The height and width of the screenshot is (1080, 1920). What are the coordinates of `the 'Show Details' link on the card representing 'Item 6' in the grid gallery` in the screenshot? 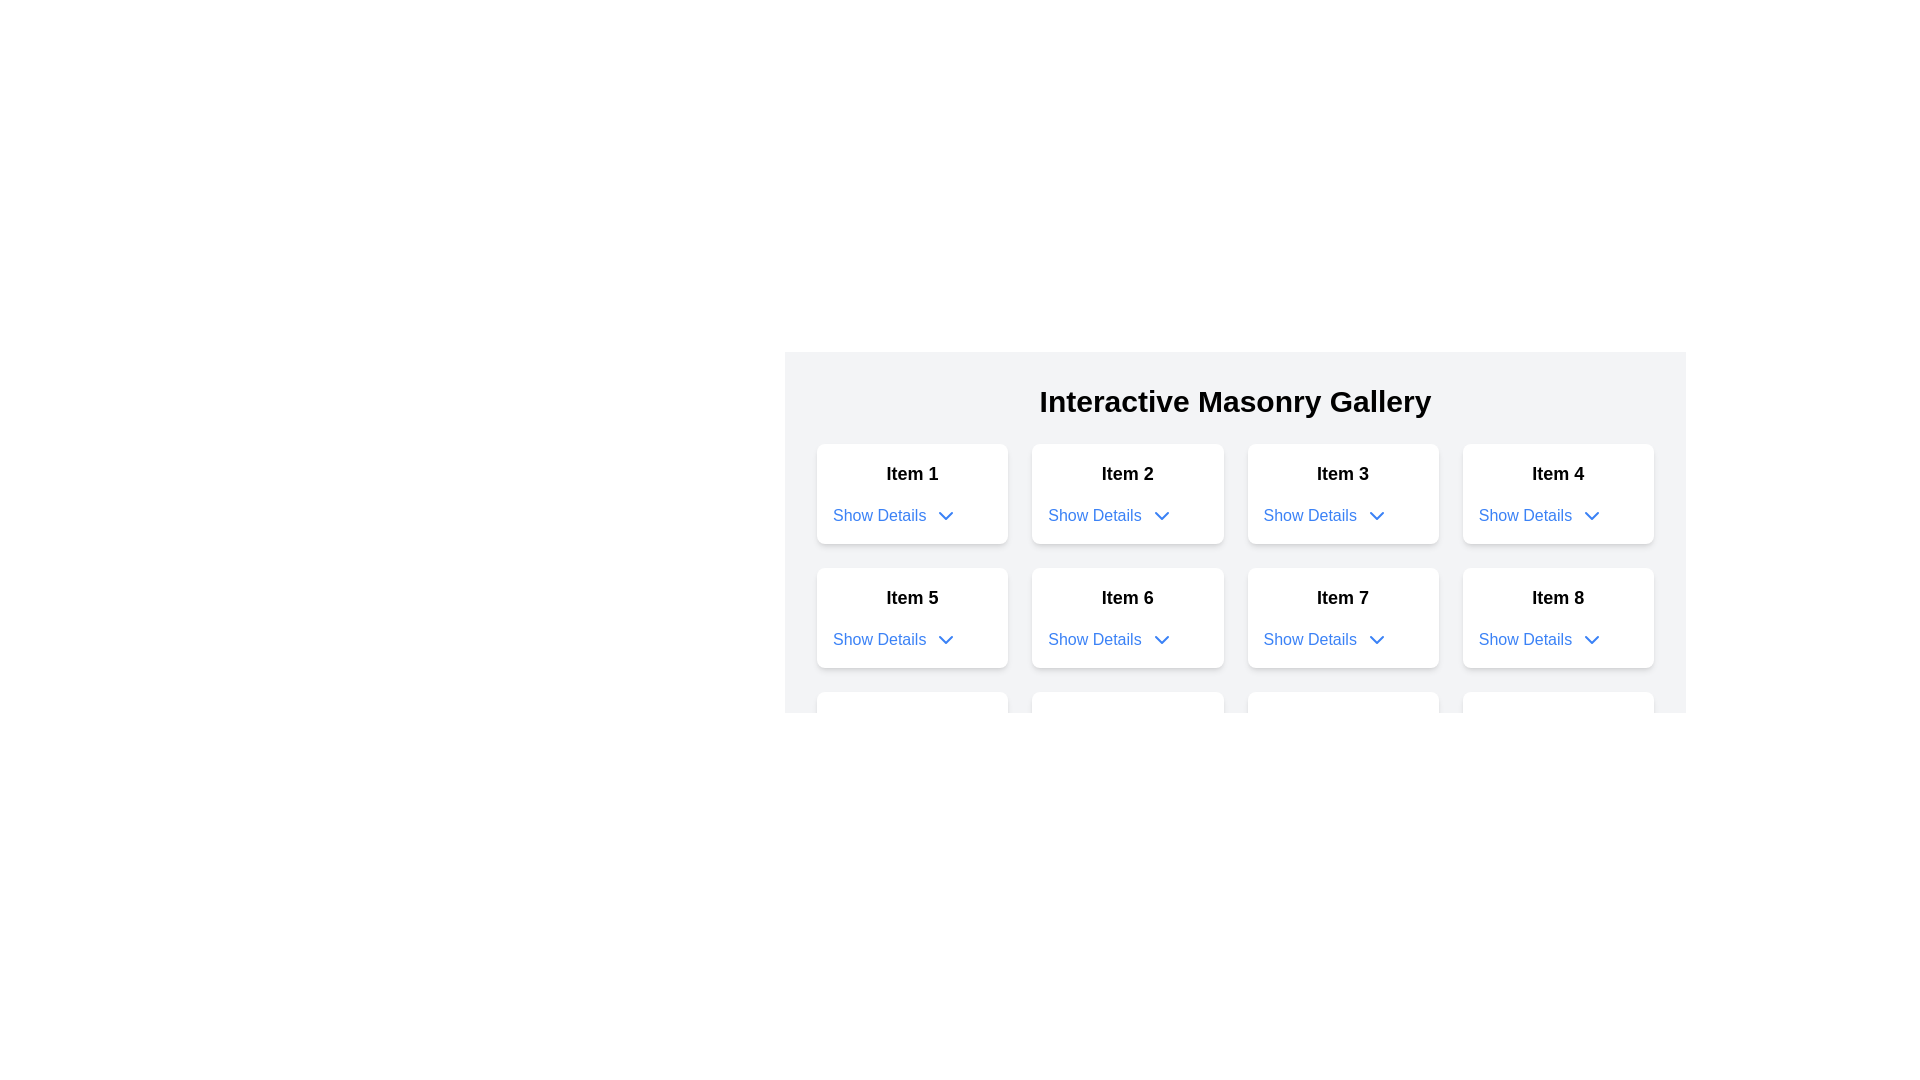 It's located at (1127, 616).